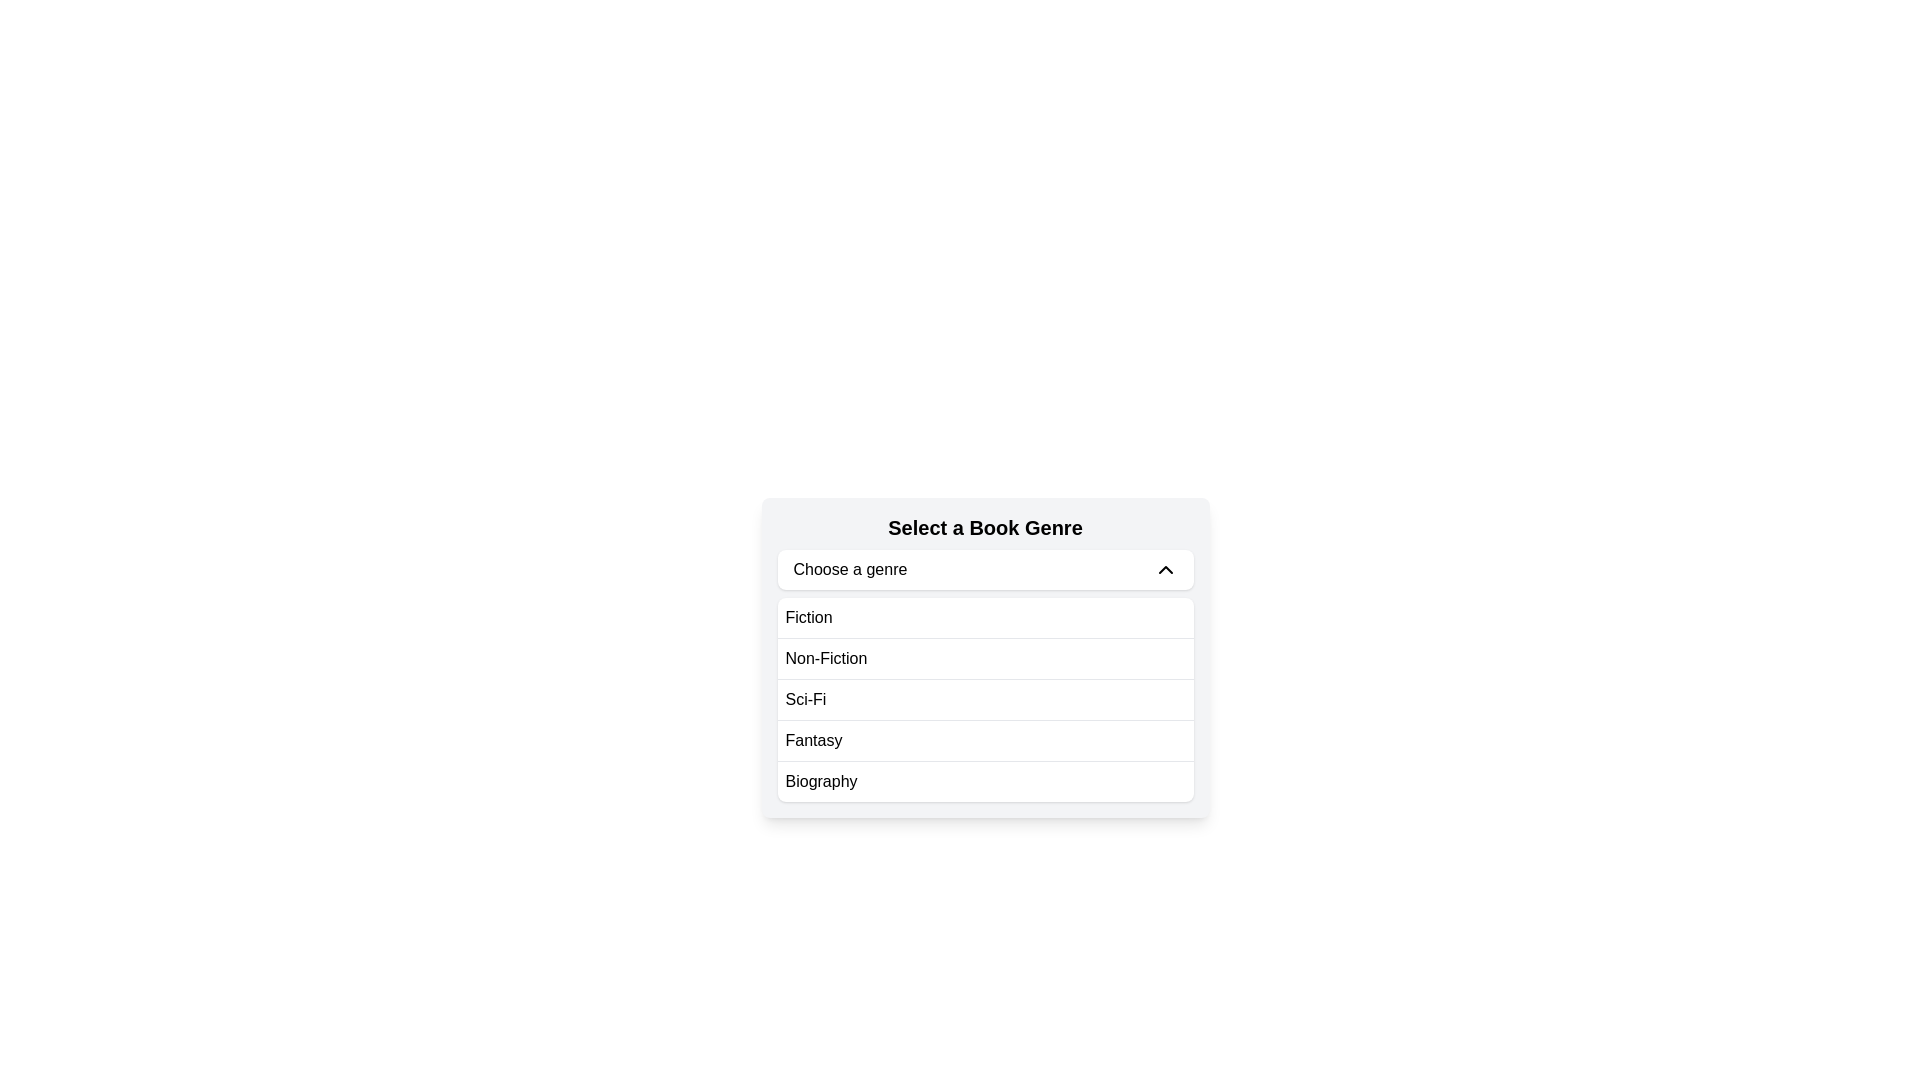 The image size is (1920, 1080). What do you see at coordinates (985, 780) in the screenshot?
I see `the fifth and last item in the dropdown menu labeled 'Select a Book Genre'` at bounding box center [985, 780].